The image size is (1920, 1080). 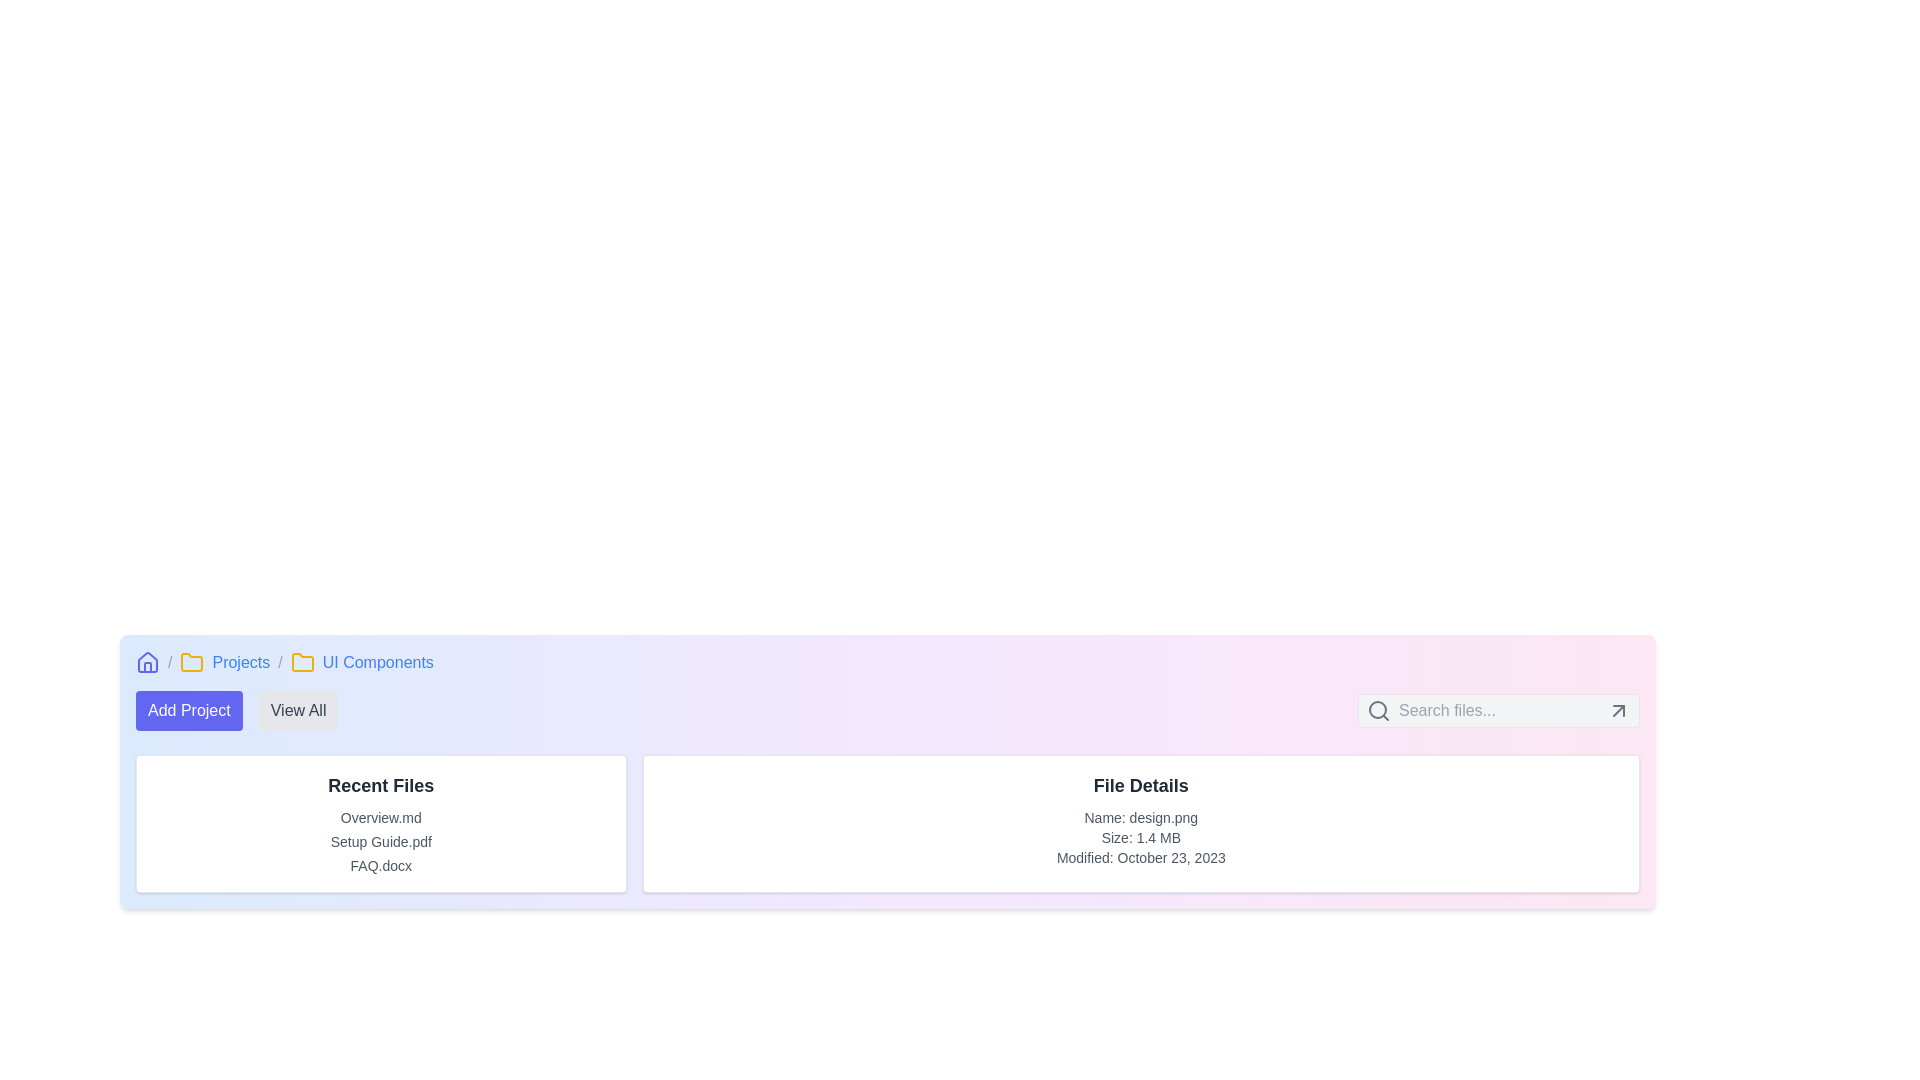 I want to click on the house icon in the breadcrumb navigation bar, so click(x=147, y=662).